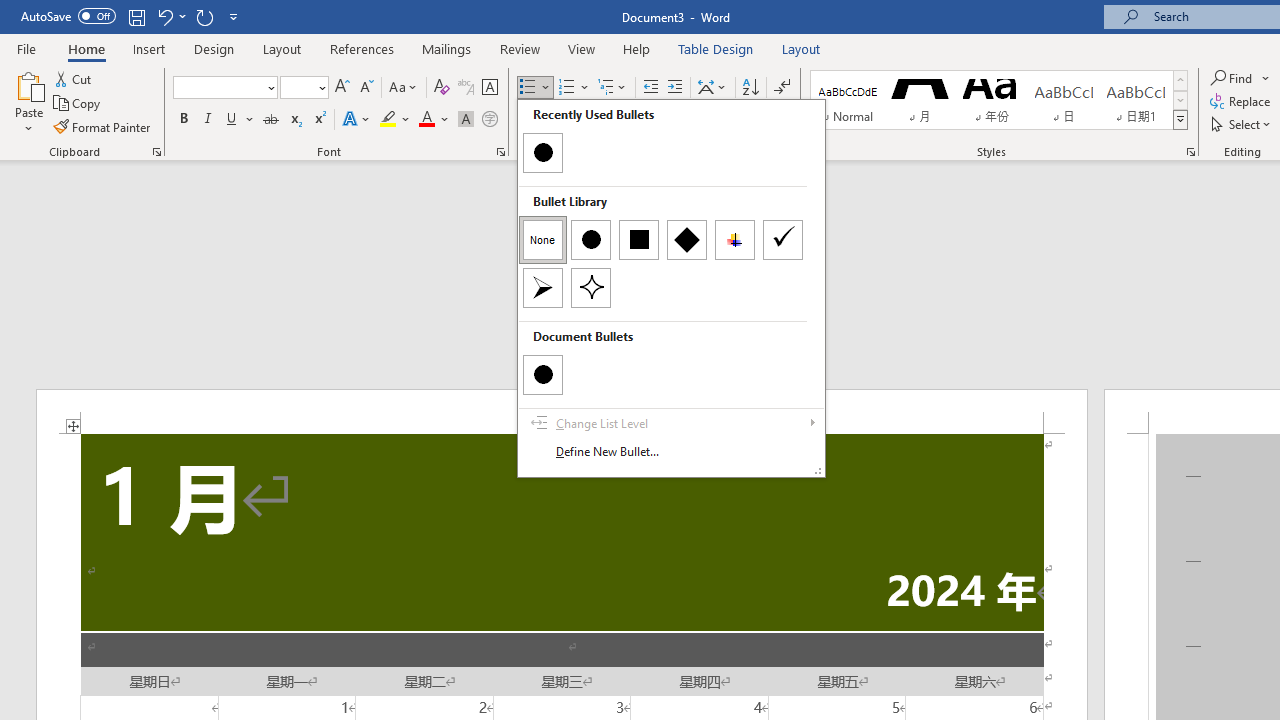 Image resolution: width=1280 pixels, height=720 pixels. What do you see at coordinates (130, 16) in the screenshot?
I see `'Quick Access Toolbar'` at bounding box center [130, 16].